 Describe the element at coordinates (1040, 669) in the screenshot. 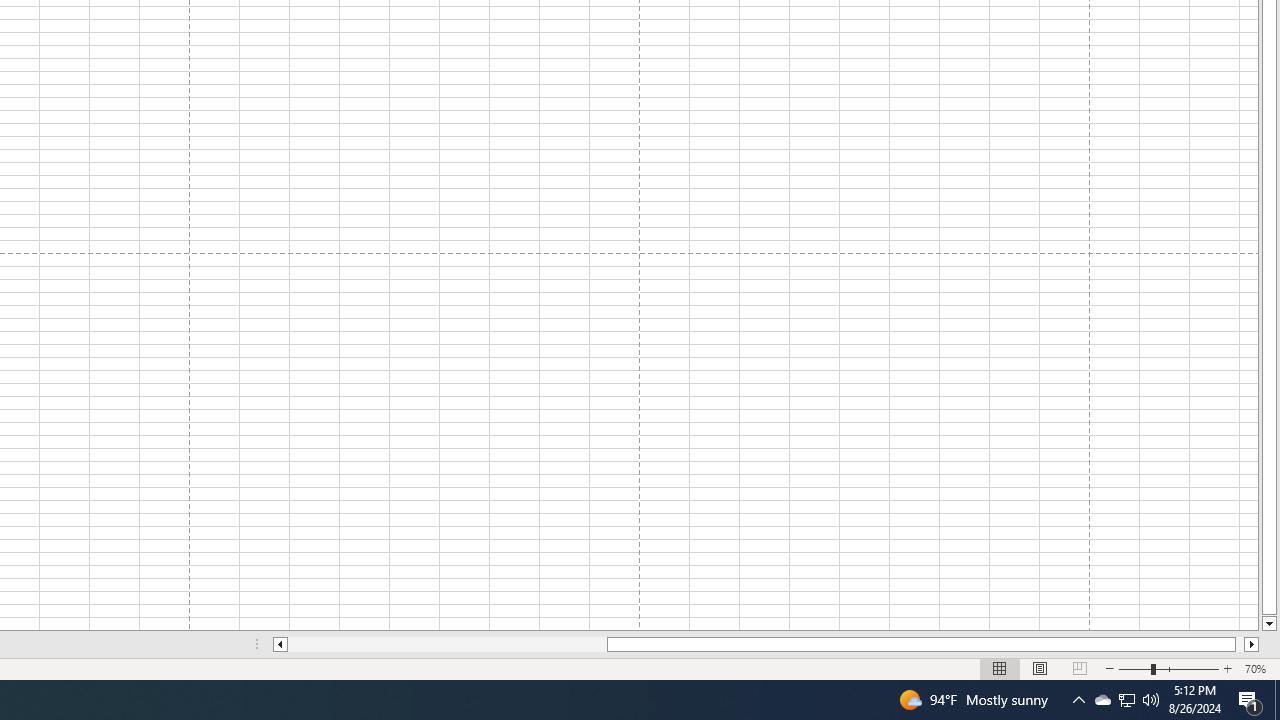

I see `'Page Layout'` at that location.